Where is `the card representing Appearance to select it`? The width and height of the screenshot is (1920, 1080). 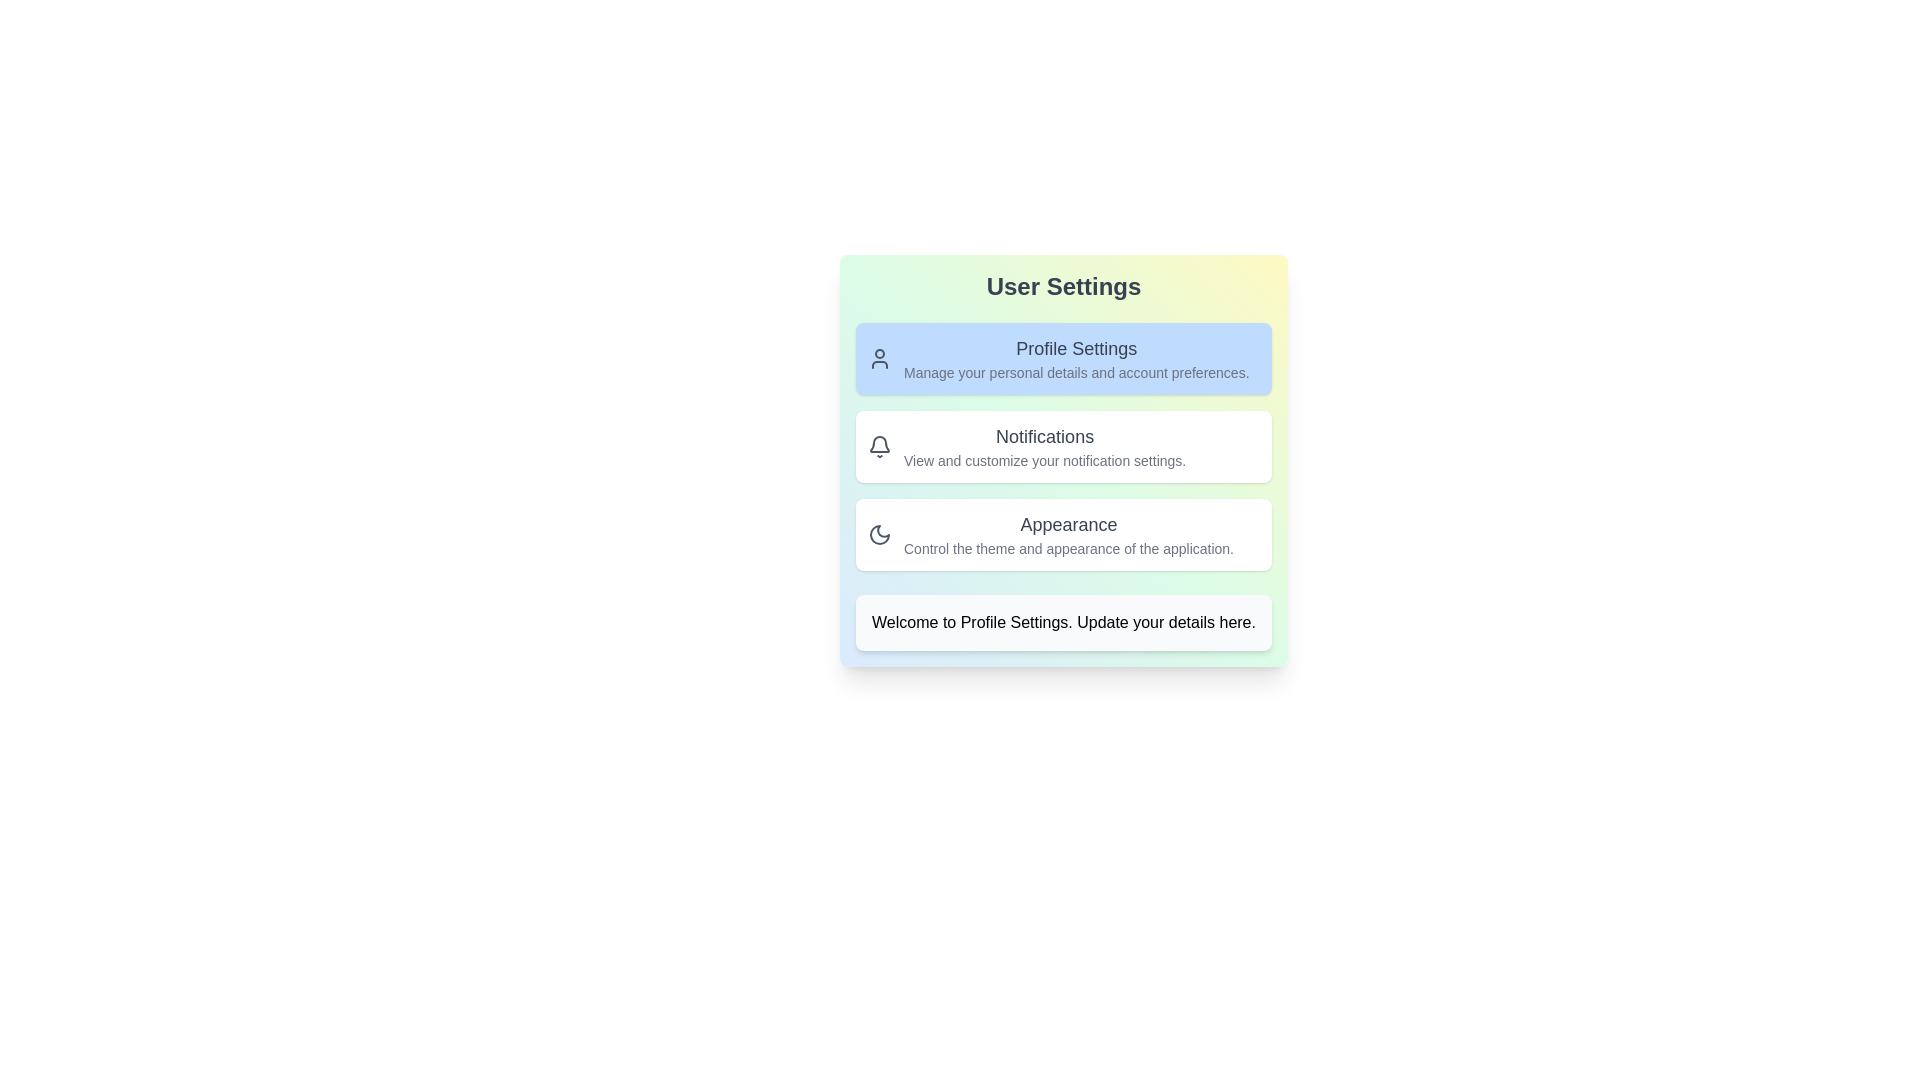
the card representing Appearance to select it is located at coordinates (1063, 534).